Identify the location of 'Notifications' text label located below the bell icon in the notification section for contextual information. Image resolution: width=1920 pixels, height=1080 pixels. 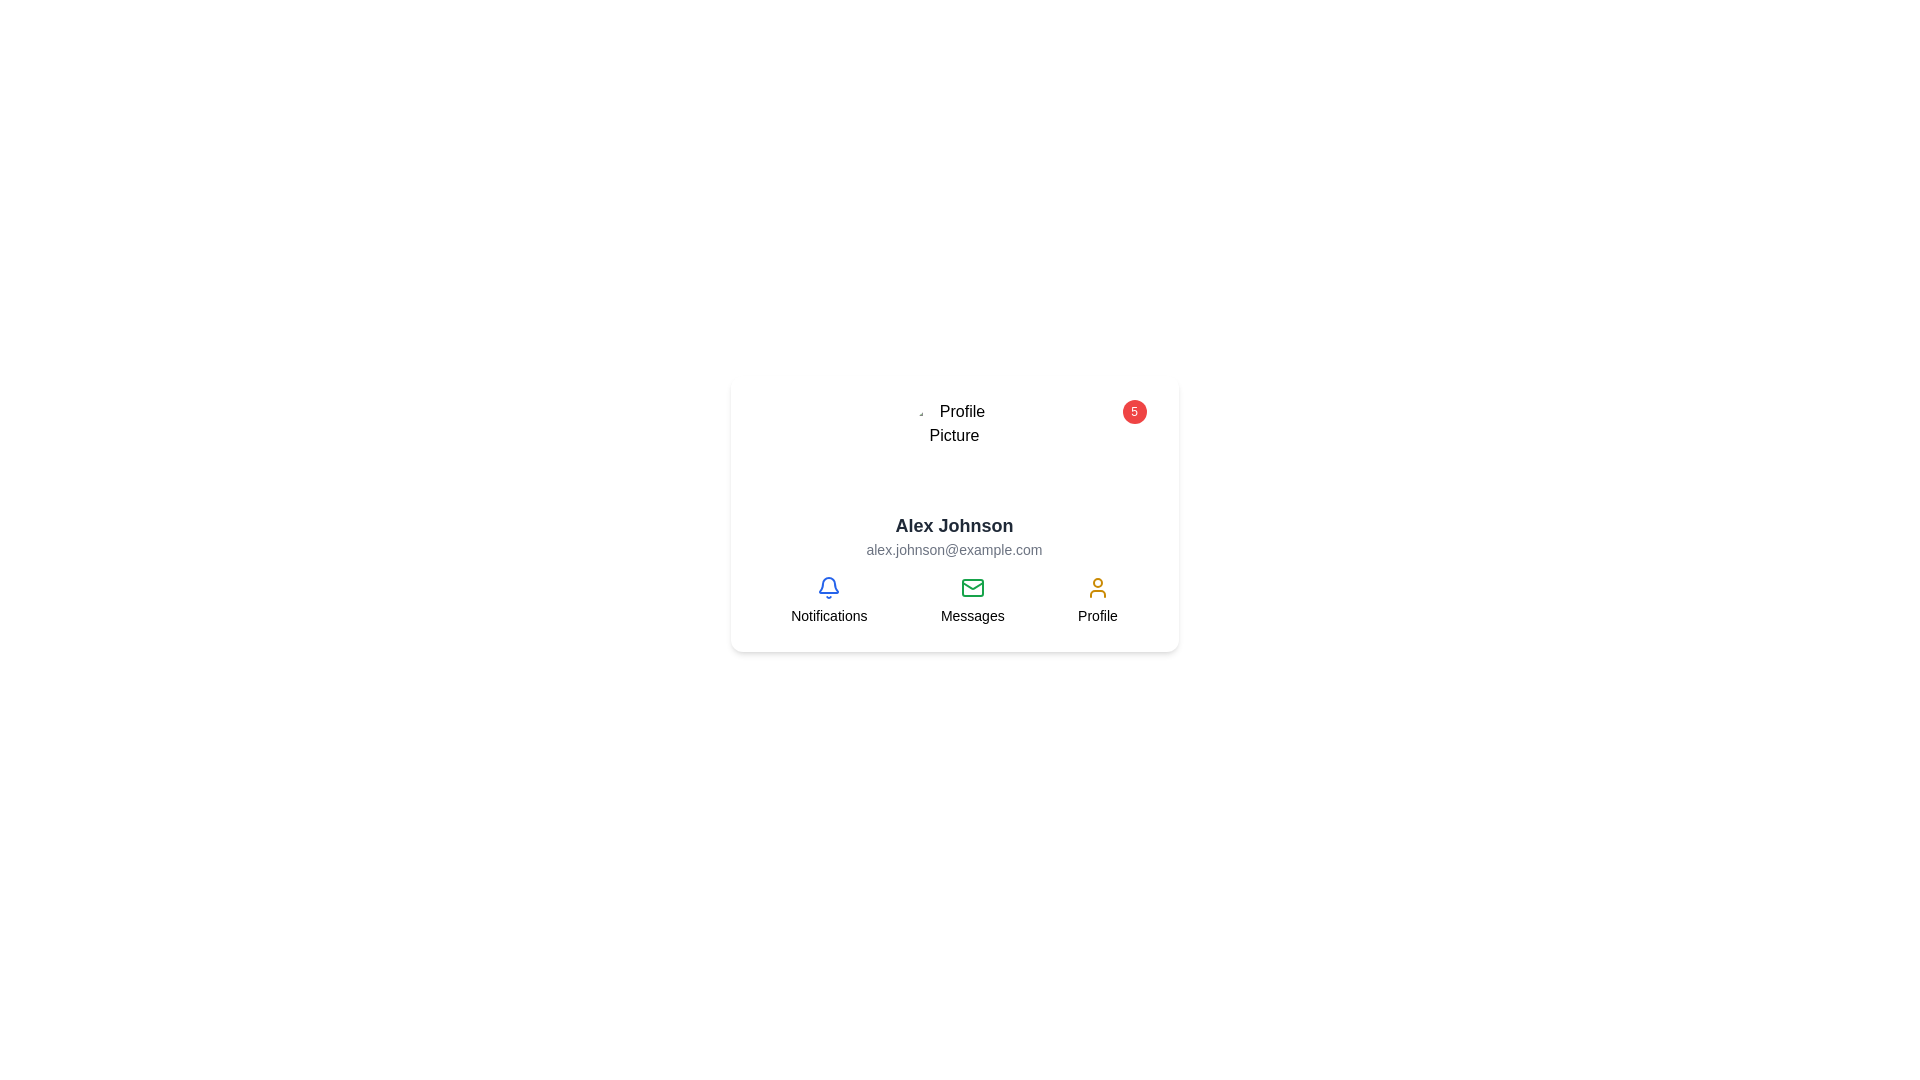
(829, 615).